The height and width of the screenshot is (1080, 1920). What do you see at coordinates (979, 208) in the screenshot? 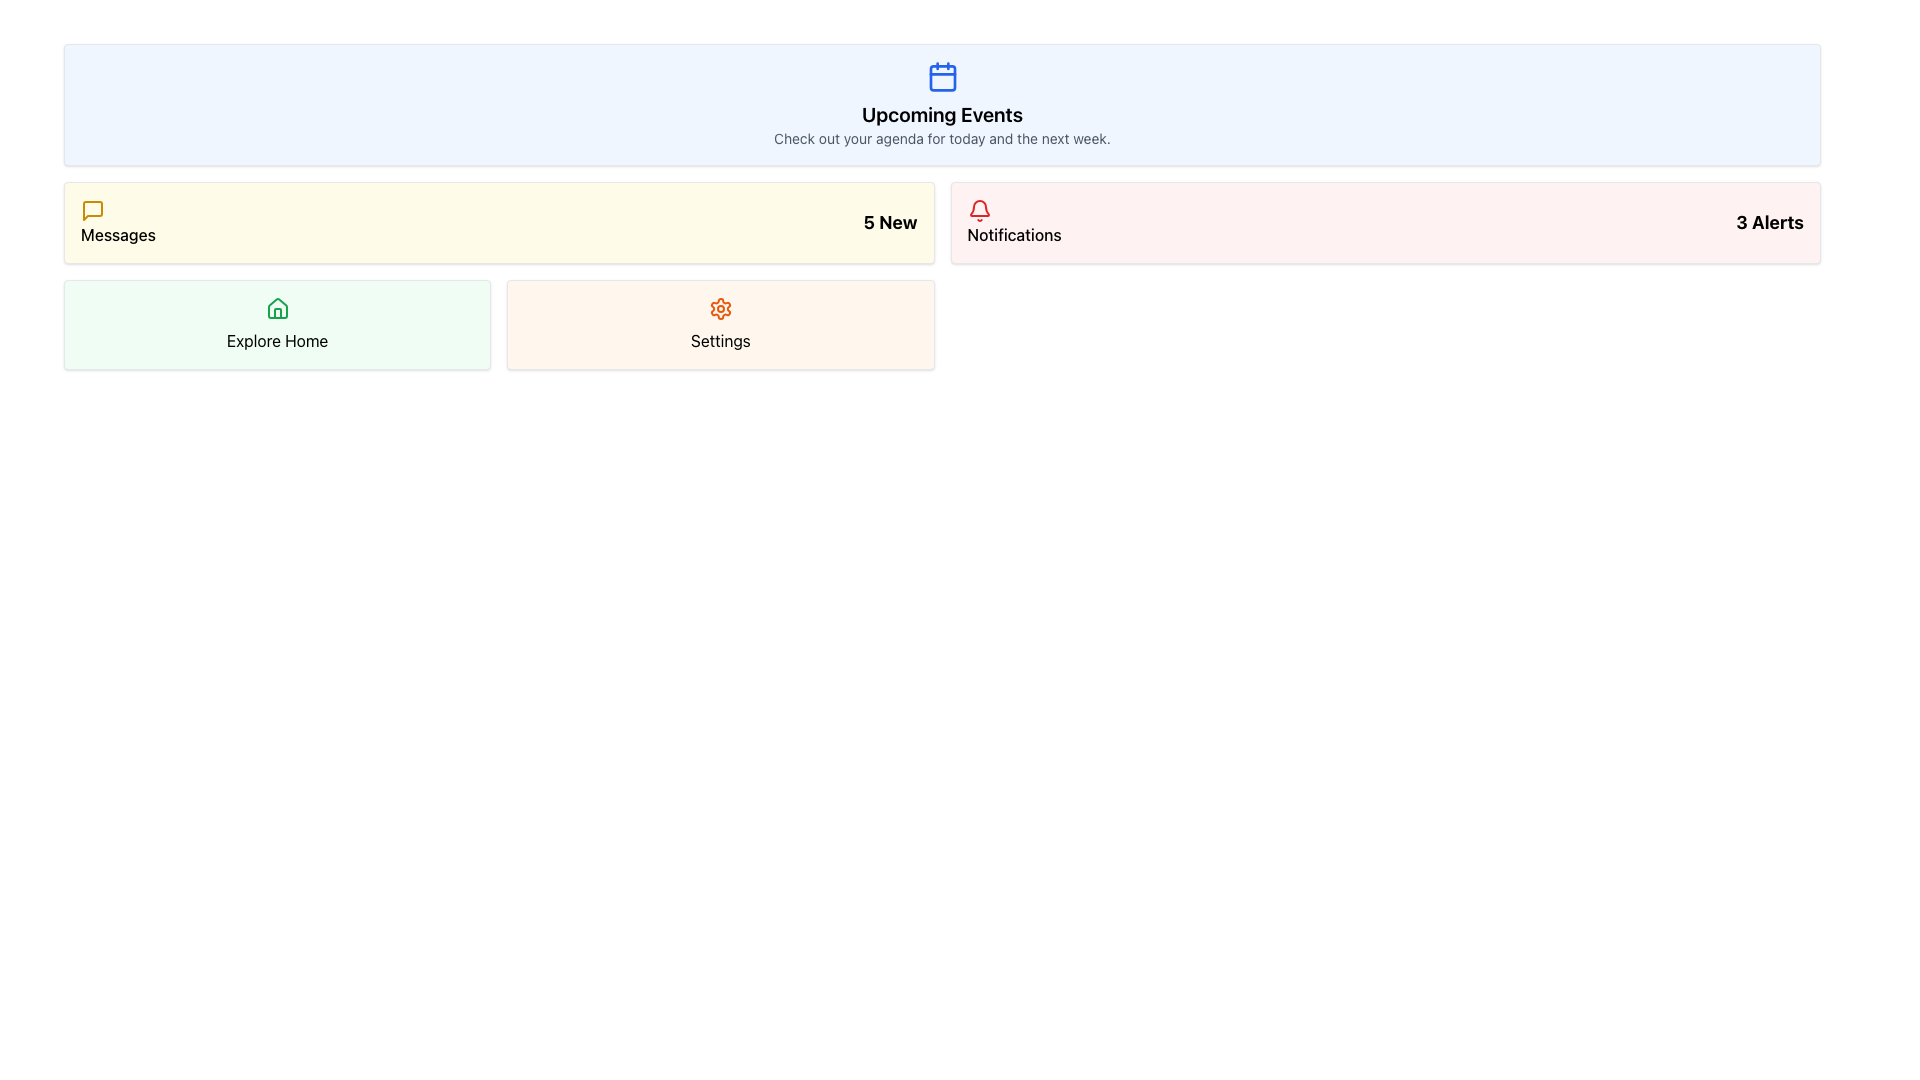
I see `the notification icon, which is centrally located within the red-colored notification box, indicating updates or alerts` at bounding box center [979, 208].